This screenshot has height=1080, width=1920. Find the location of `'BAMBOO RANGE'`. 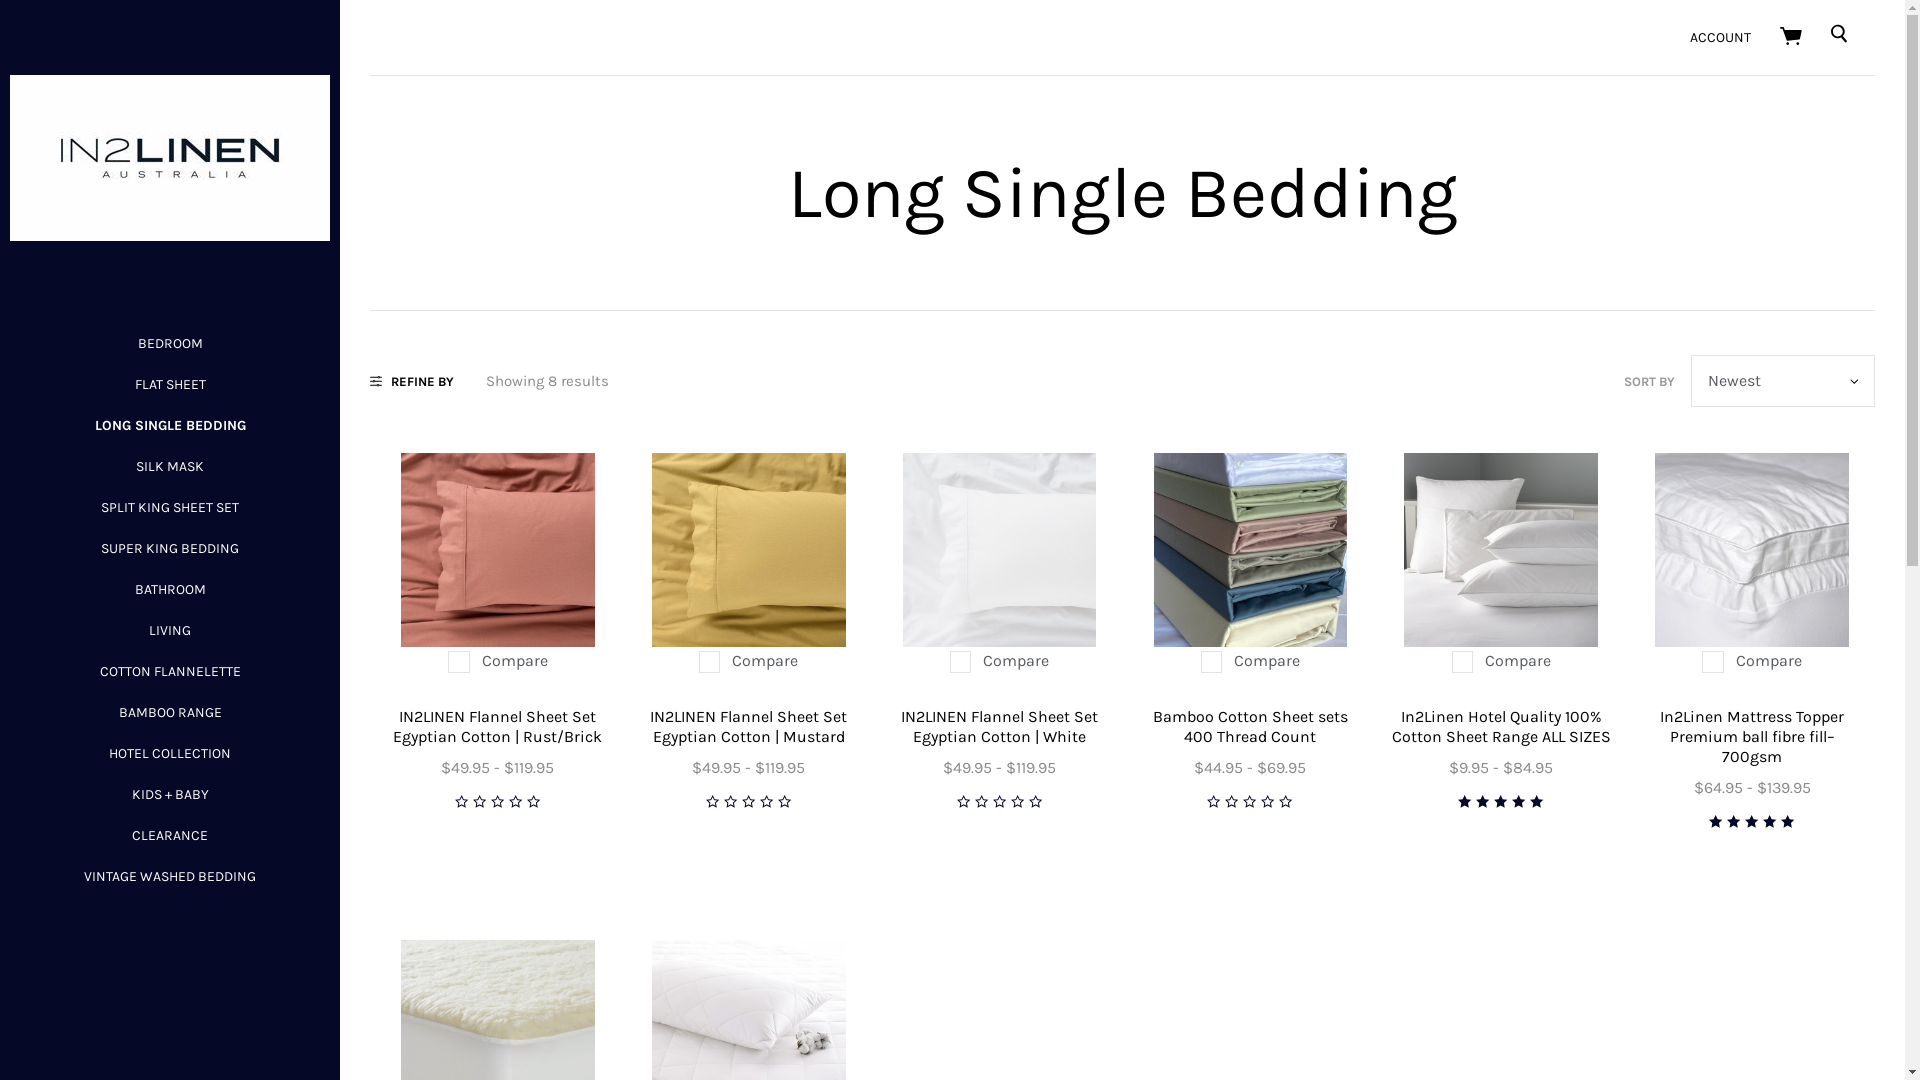

'BAMBOO RANGE' is located at coordinates (117, 711).